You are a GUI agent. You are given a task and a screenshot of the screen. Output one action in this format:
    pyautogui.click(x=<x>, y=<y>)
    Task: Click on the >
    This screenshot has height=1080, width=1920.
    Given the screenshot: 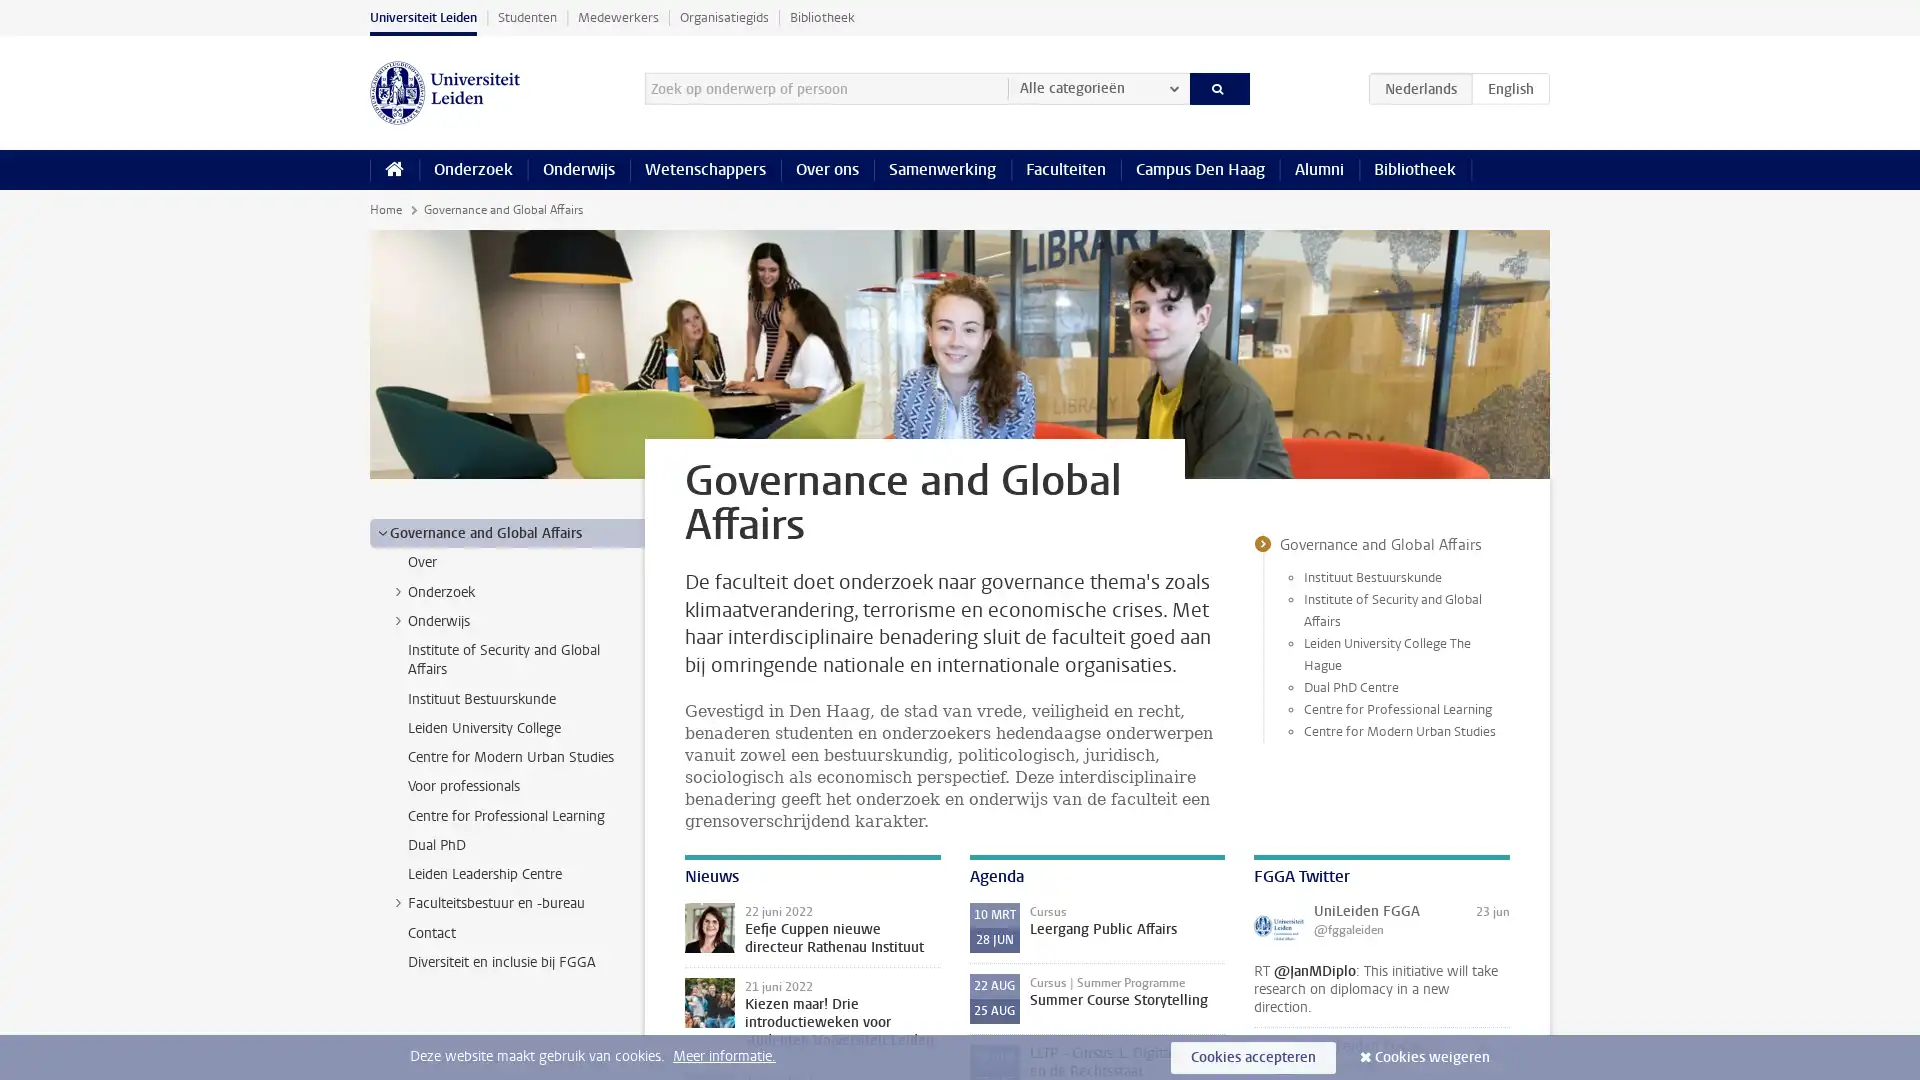 What is the action you would take?
    pyautogui.click(x=398, y=619)
    